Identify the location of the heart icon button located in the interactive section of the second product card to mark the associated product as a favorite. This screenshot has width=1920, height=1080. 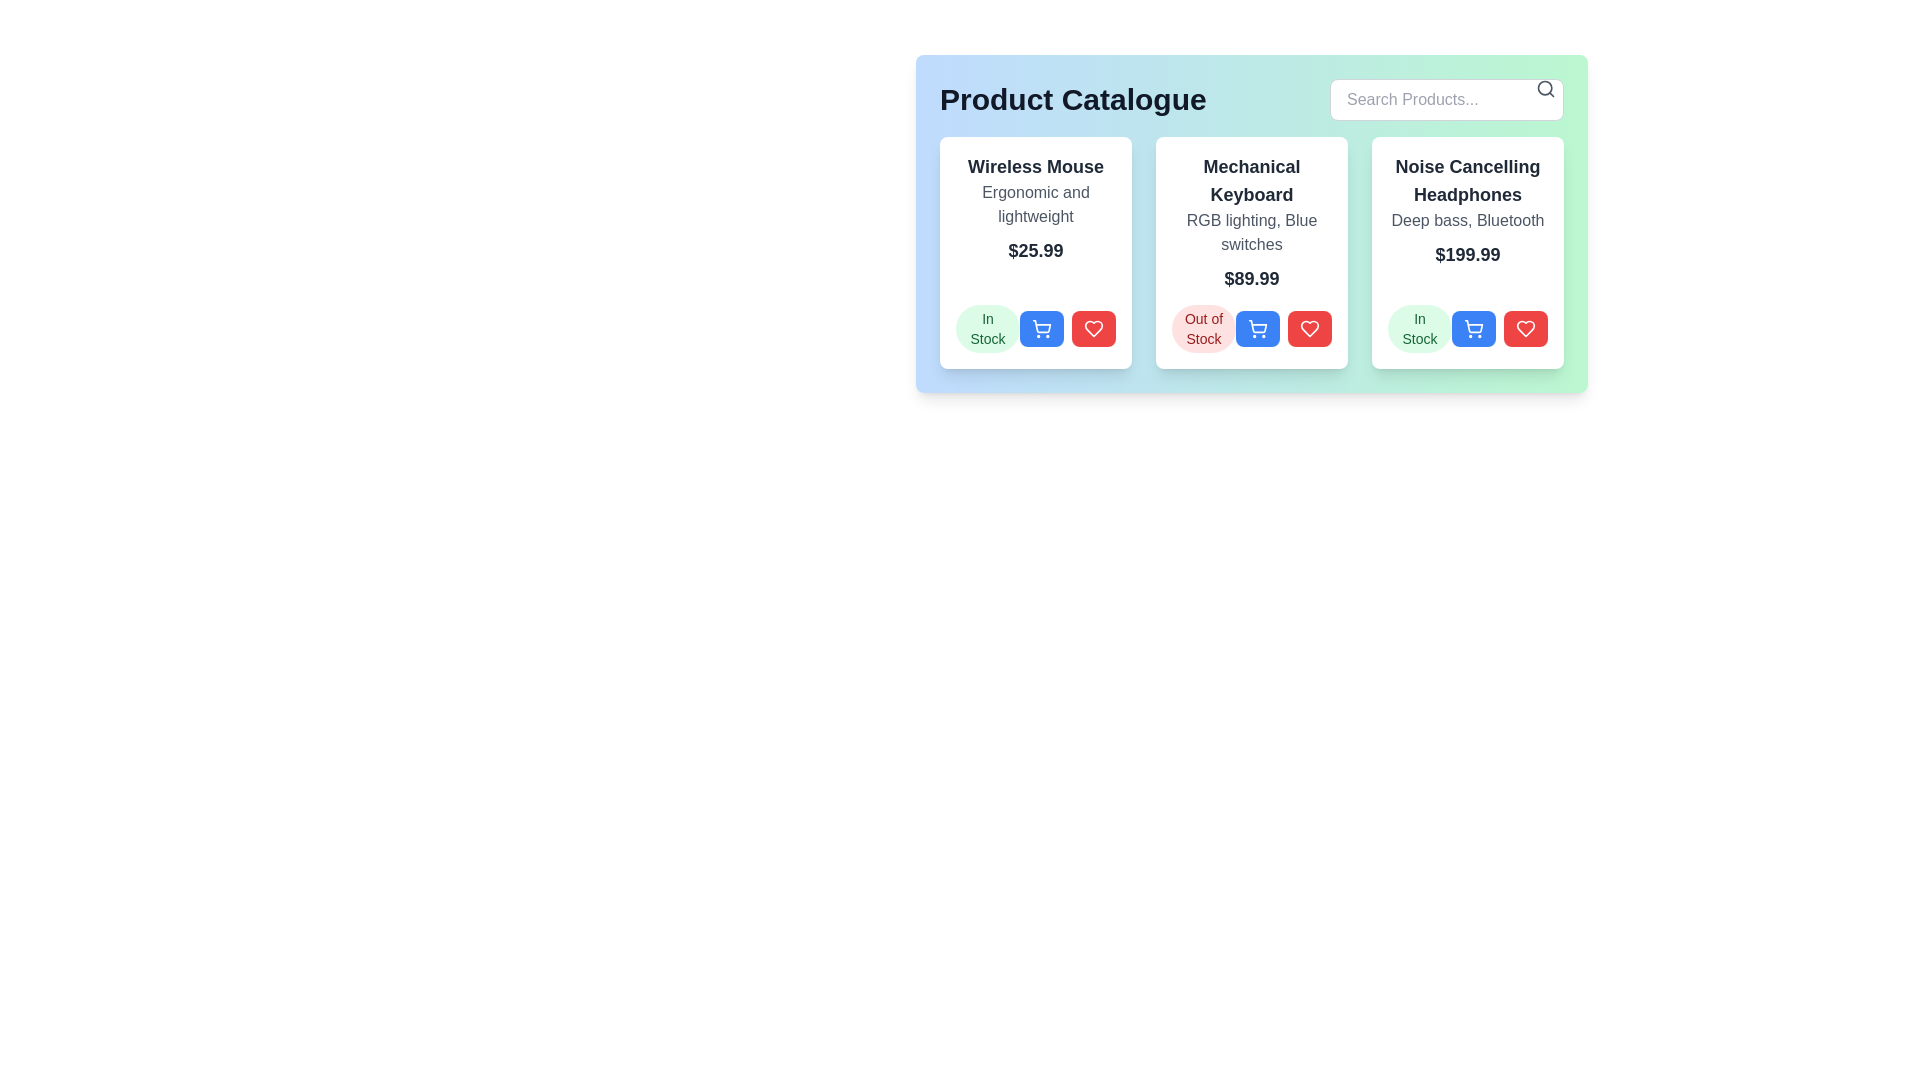
(1093, 327).